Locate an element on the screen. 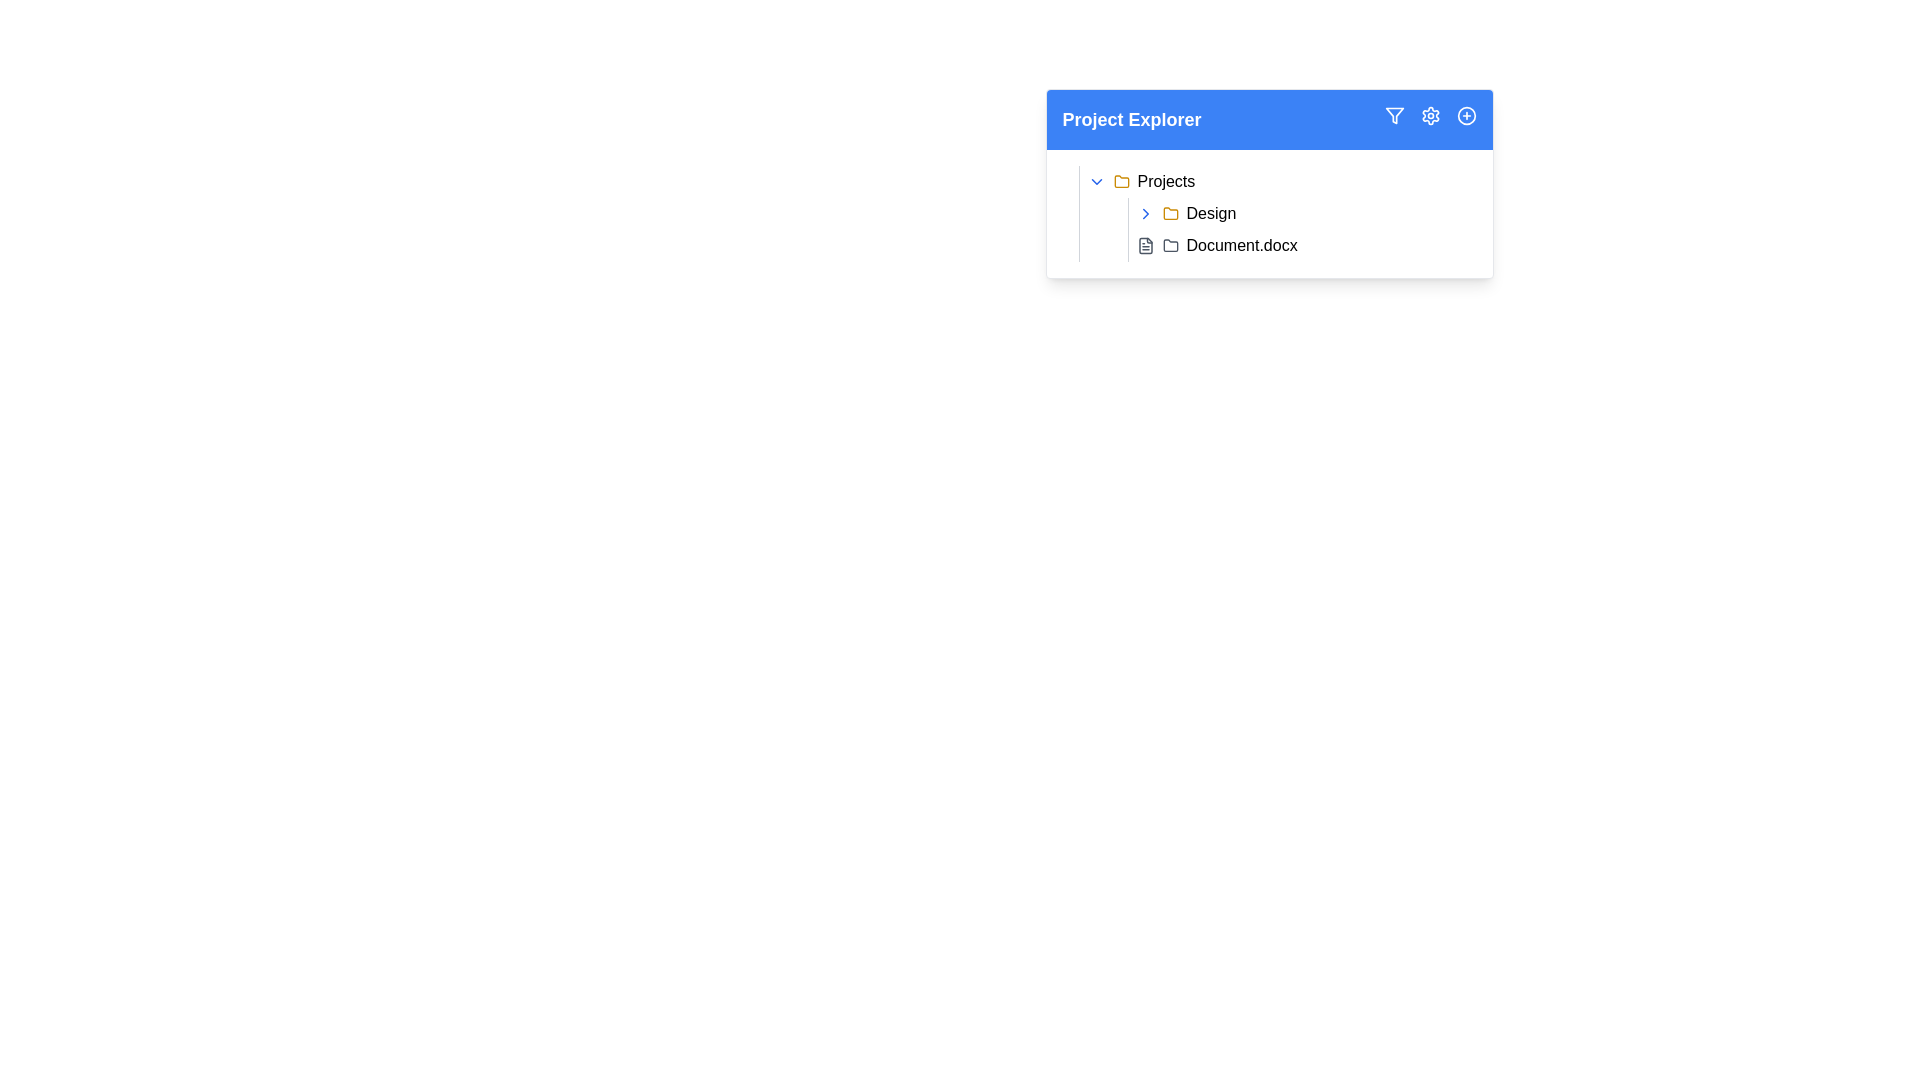 Image resolution: width=1920 pixels, height=1080 pixels. the 'Design' folder list item in the 'Projects' section is located at coordinates (1302, 213).